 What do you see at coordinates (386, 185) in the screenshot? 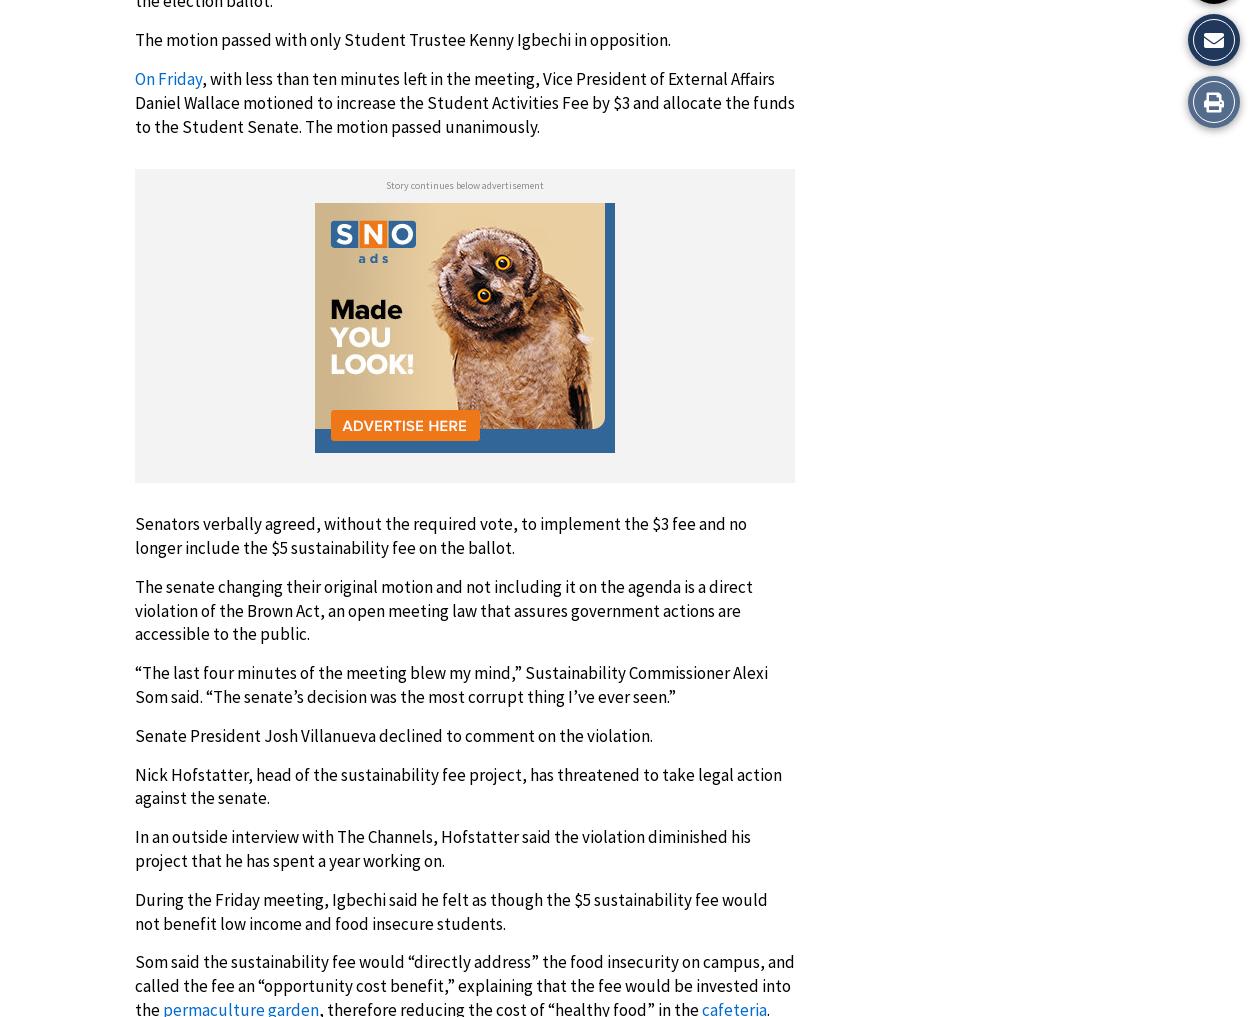
I see `'Story continues below advertisement'` at bounding box center [386, 185].